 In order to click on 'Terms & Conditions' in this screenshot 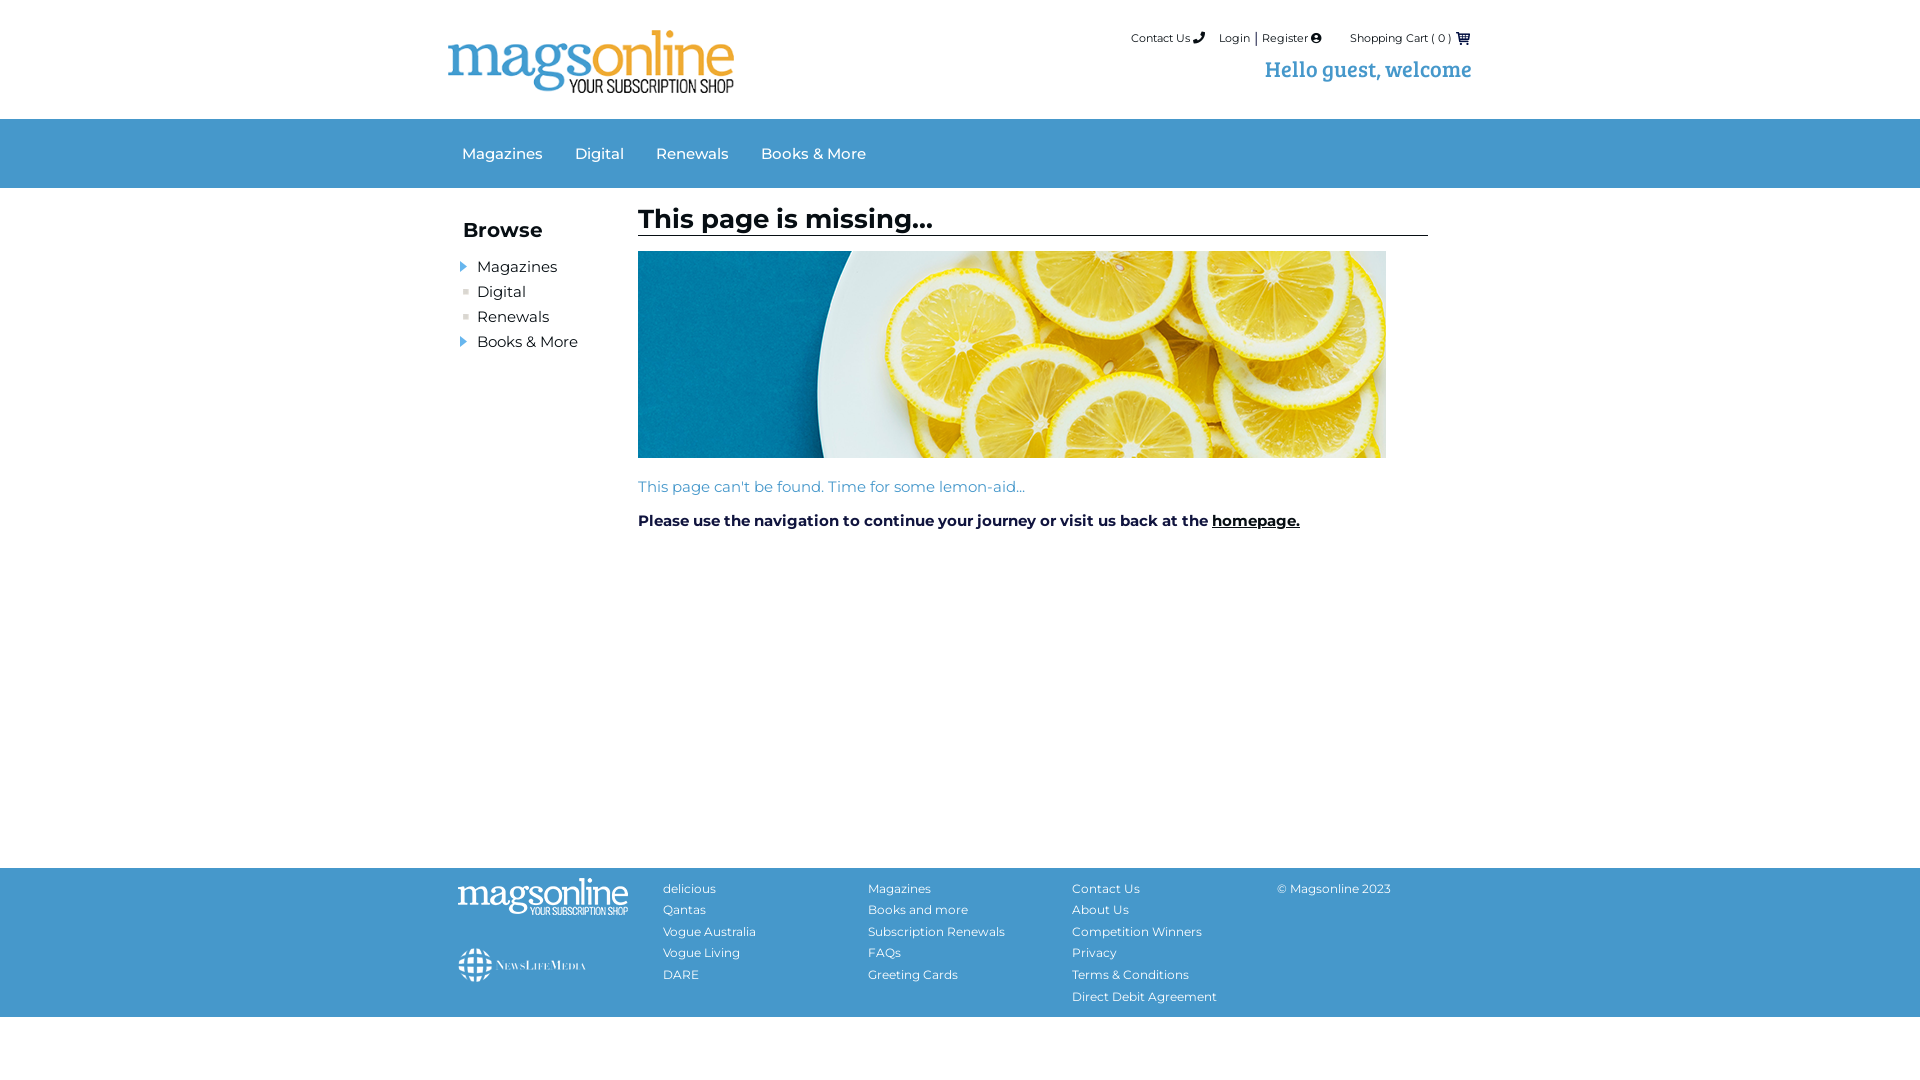, I will do `click(1130, 973)`.